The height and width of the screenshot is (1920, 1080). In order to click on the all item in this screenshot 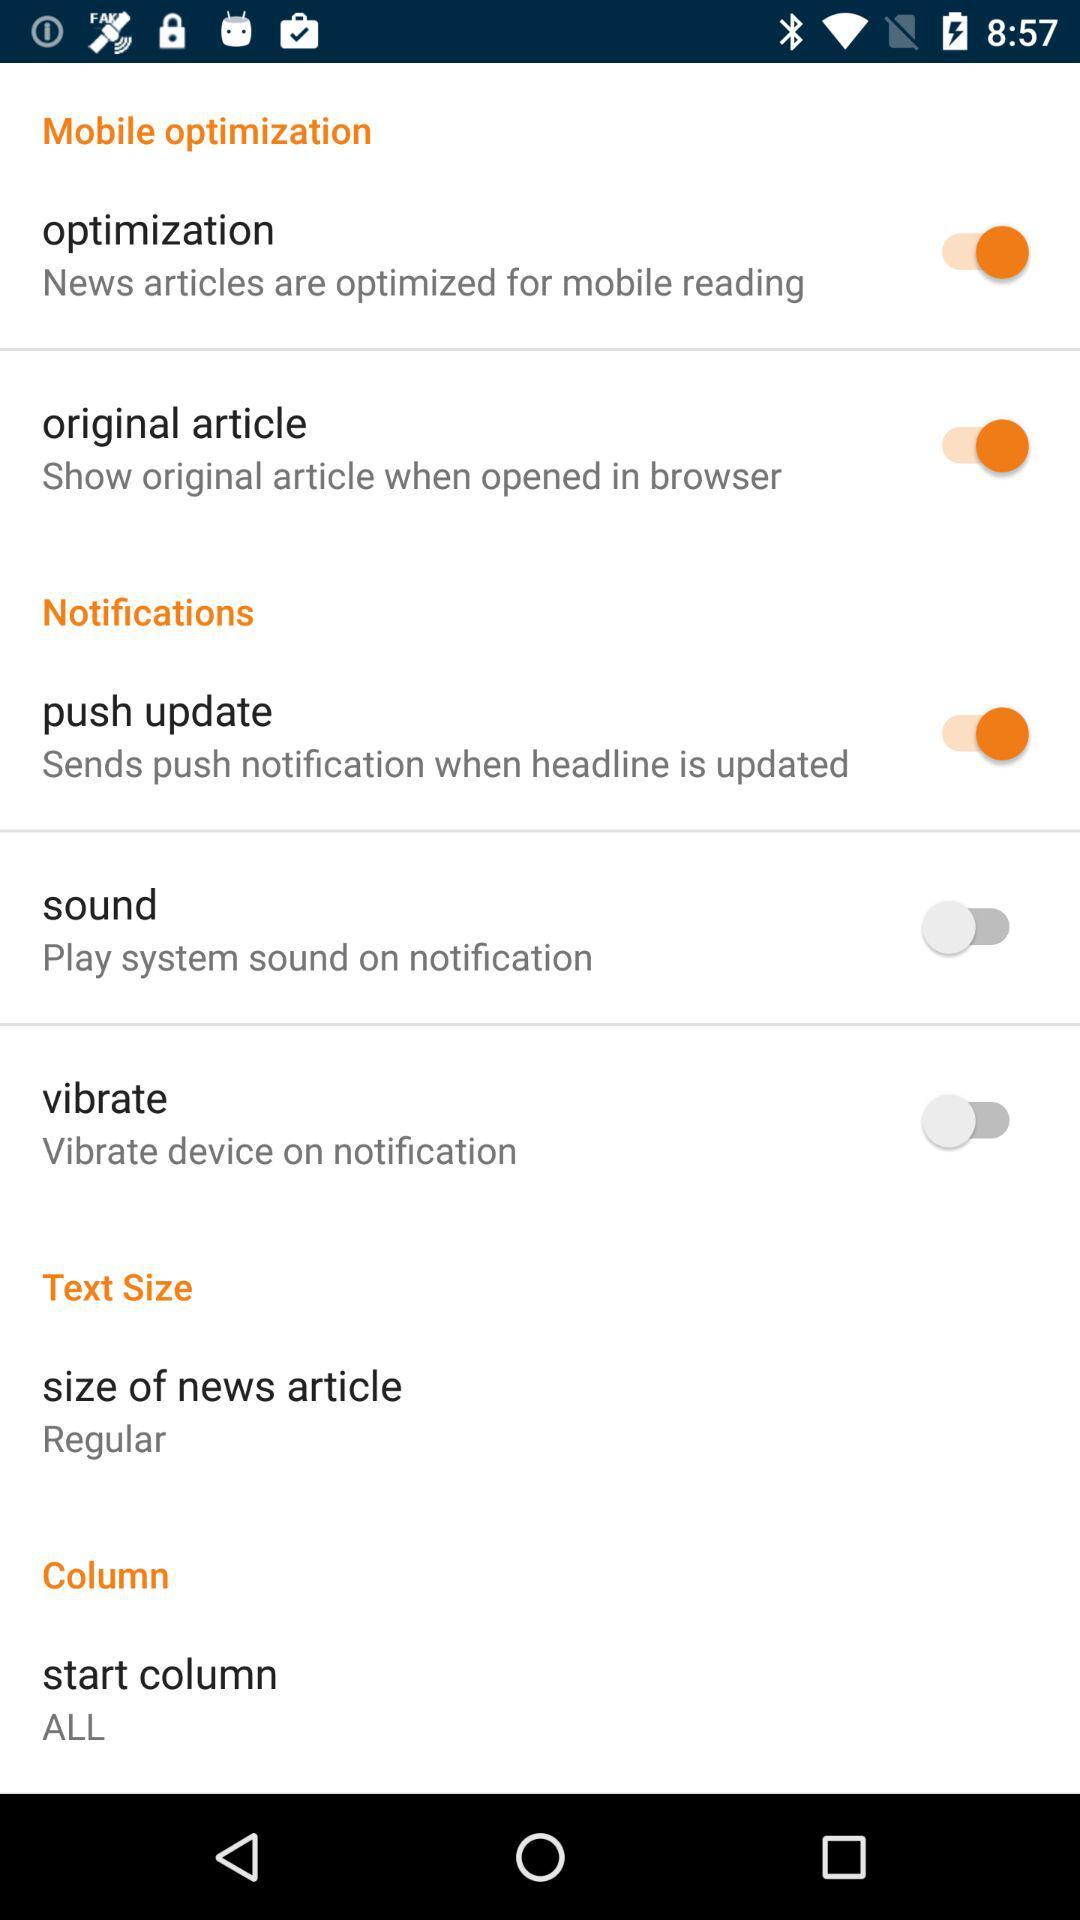, I will do `click(72, 1724)`.